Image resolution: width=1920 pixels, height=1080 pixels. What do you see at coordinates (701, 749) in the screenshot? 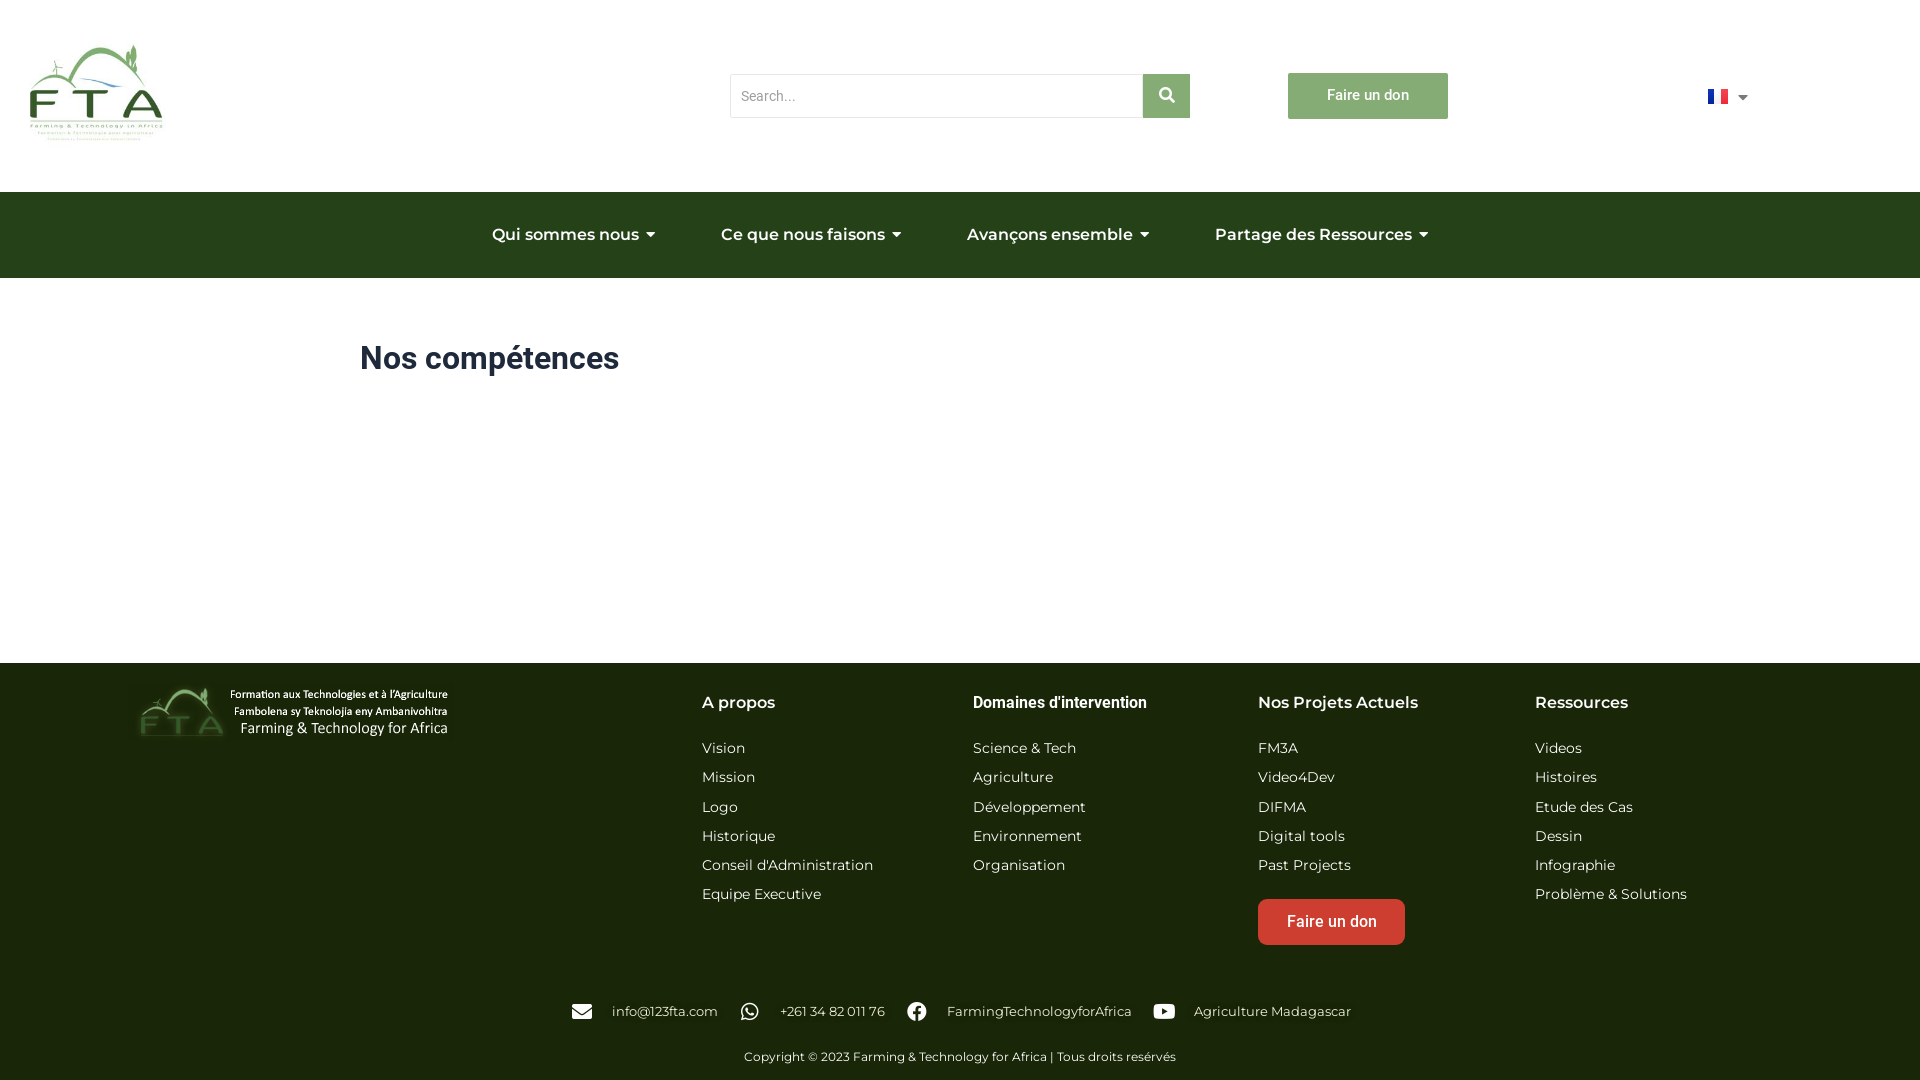
I see `'Vision'` at bounding box center [701, 749].